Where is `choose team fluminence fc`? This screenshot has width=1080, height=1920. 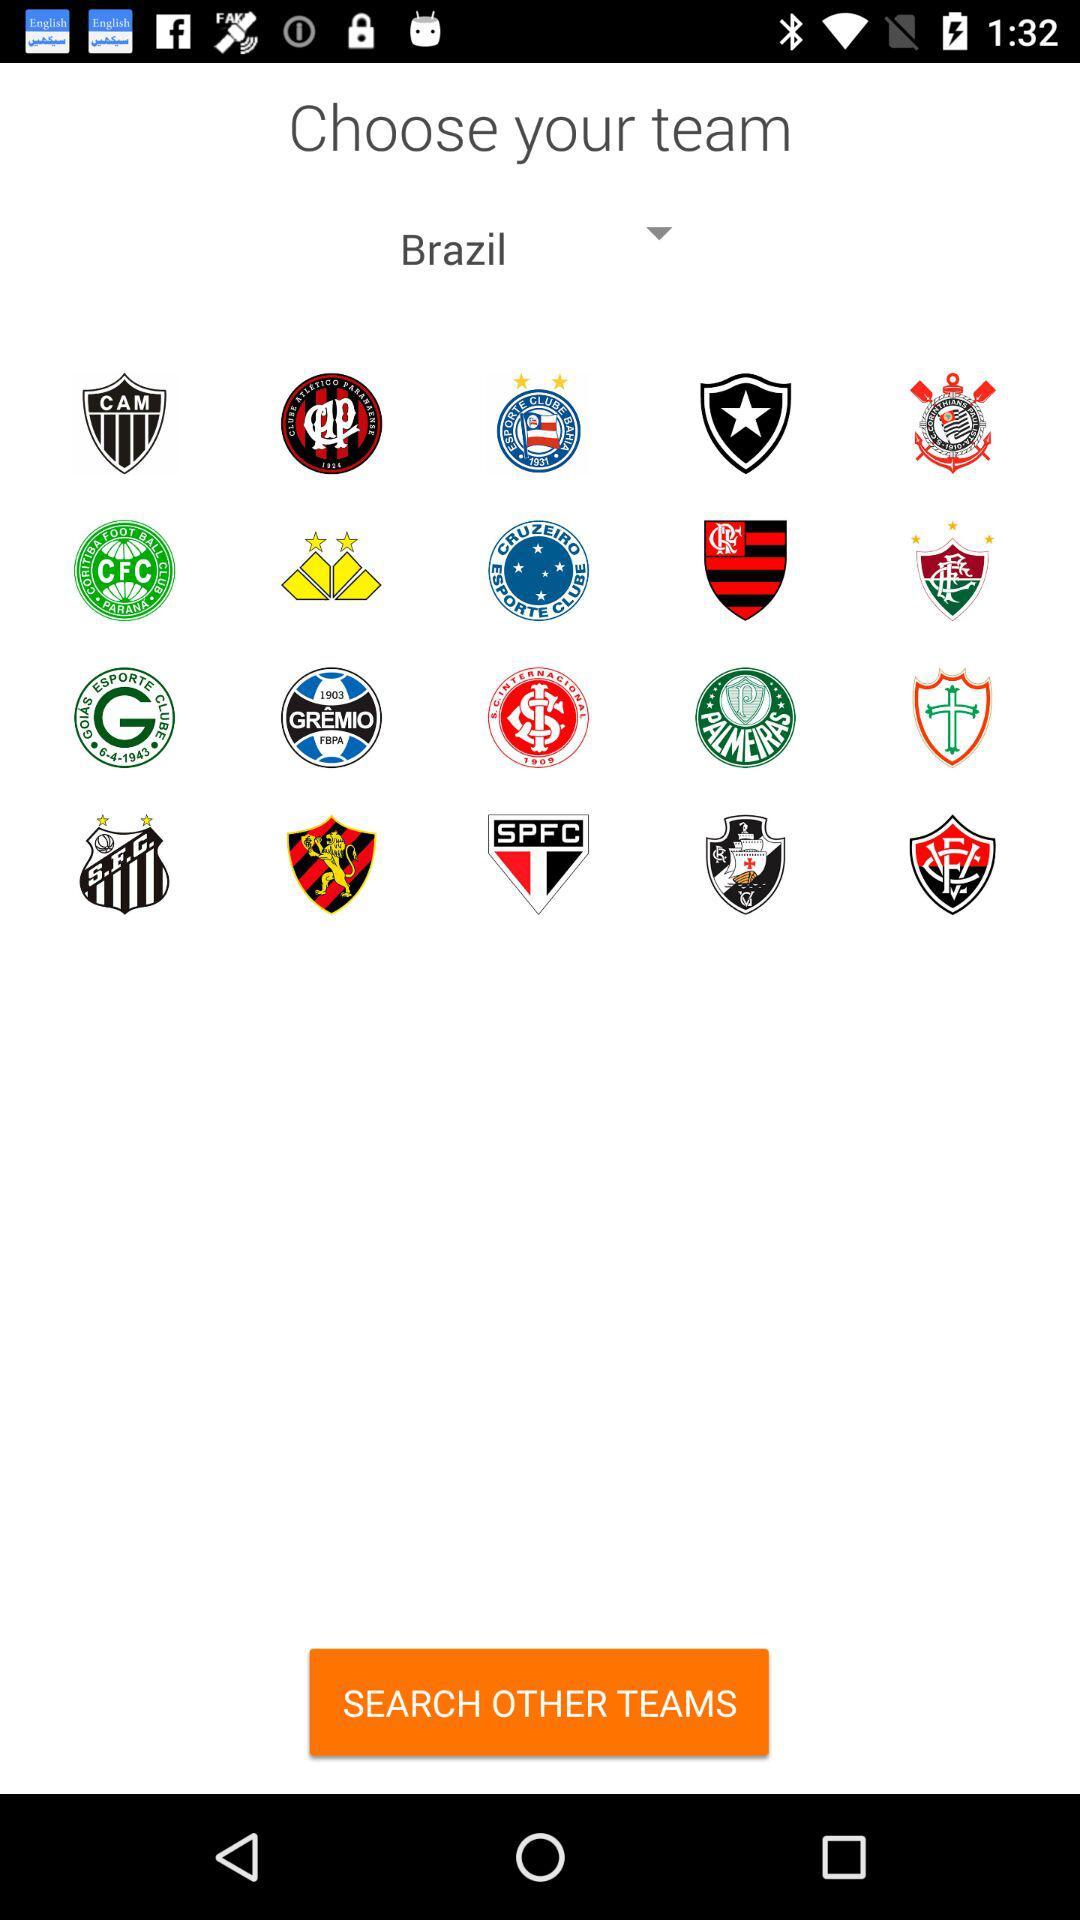
choose team fluminence fc is located at coordinates (951, 569).